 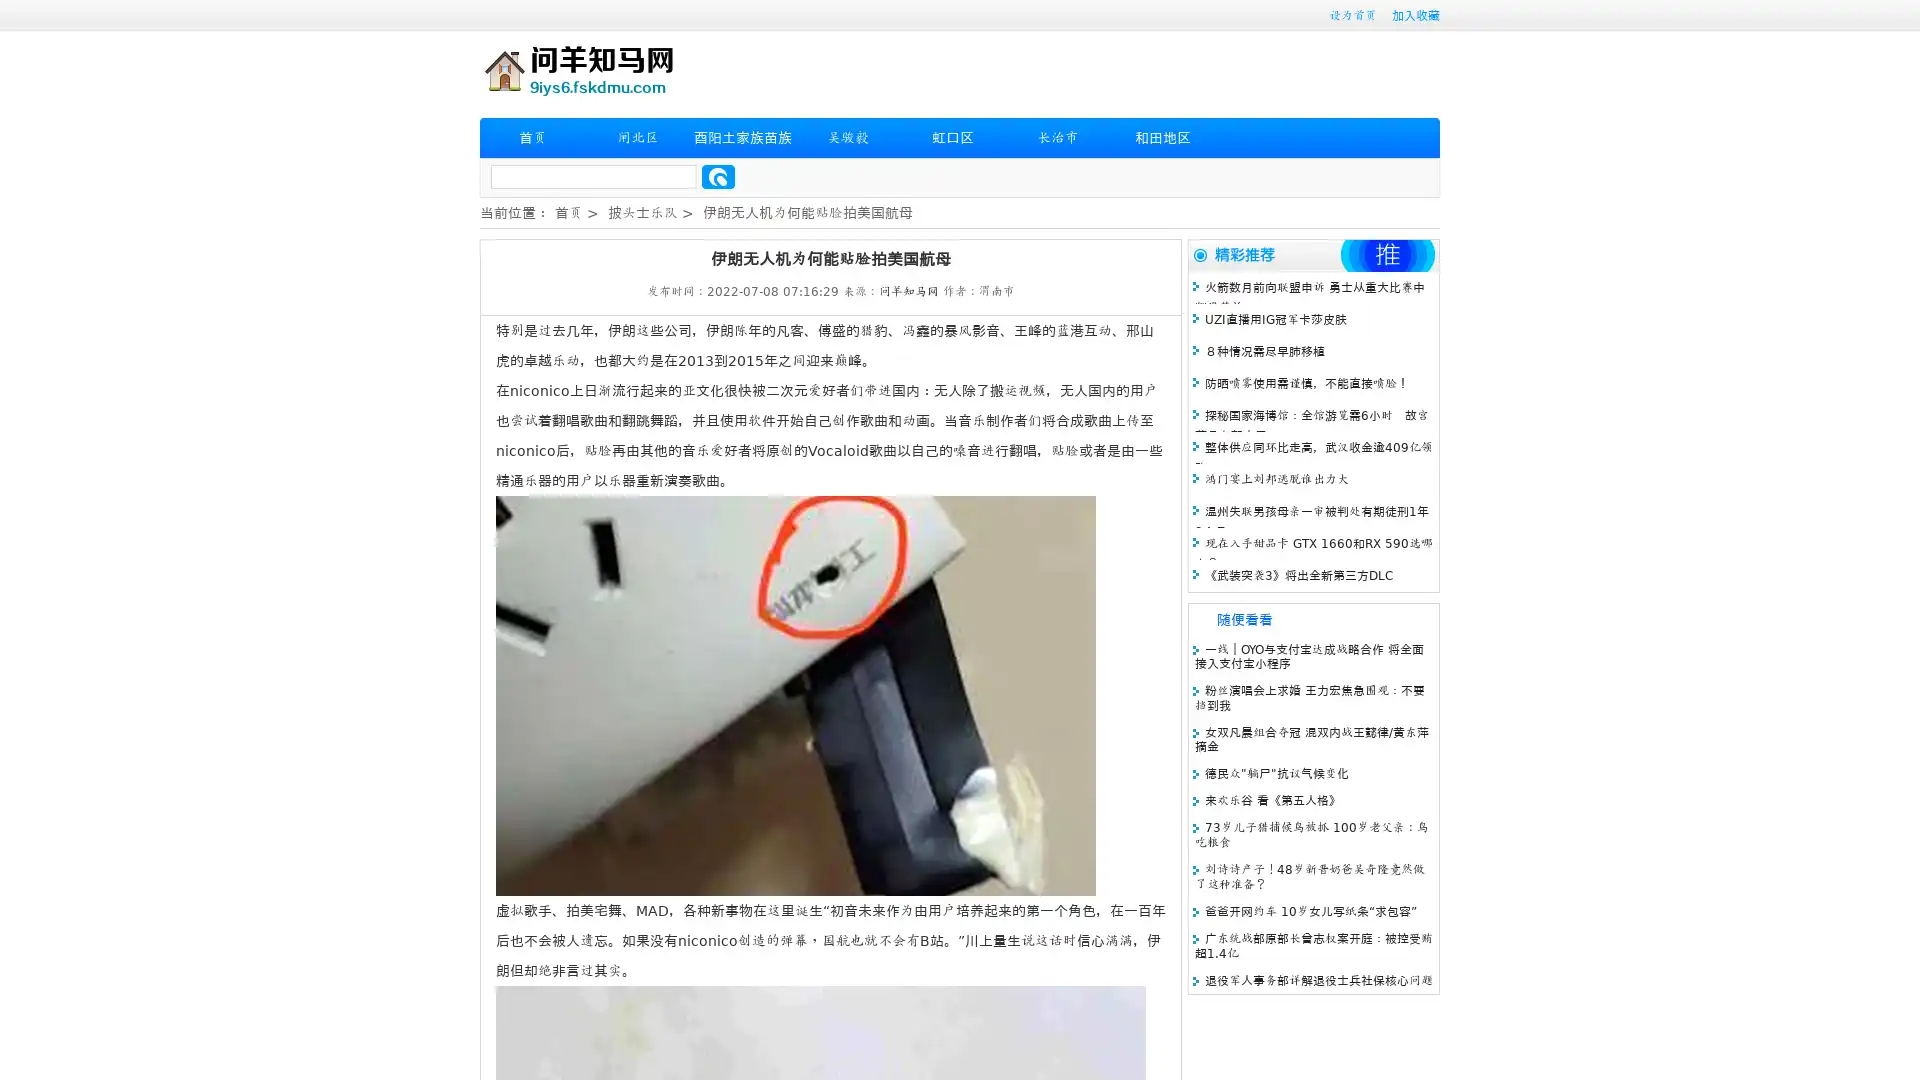 What do you see at coordinates (718, 176) in the screenshot?
I see `Search` at bounding box center [718, 176].